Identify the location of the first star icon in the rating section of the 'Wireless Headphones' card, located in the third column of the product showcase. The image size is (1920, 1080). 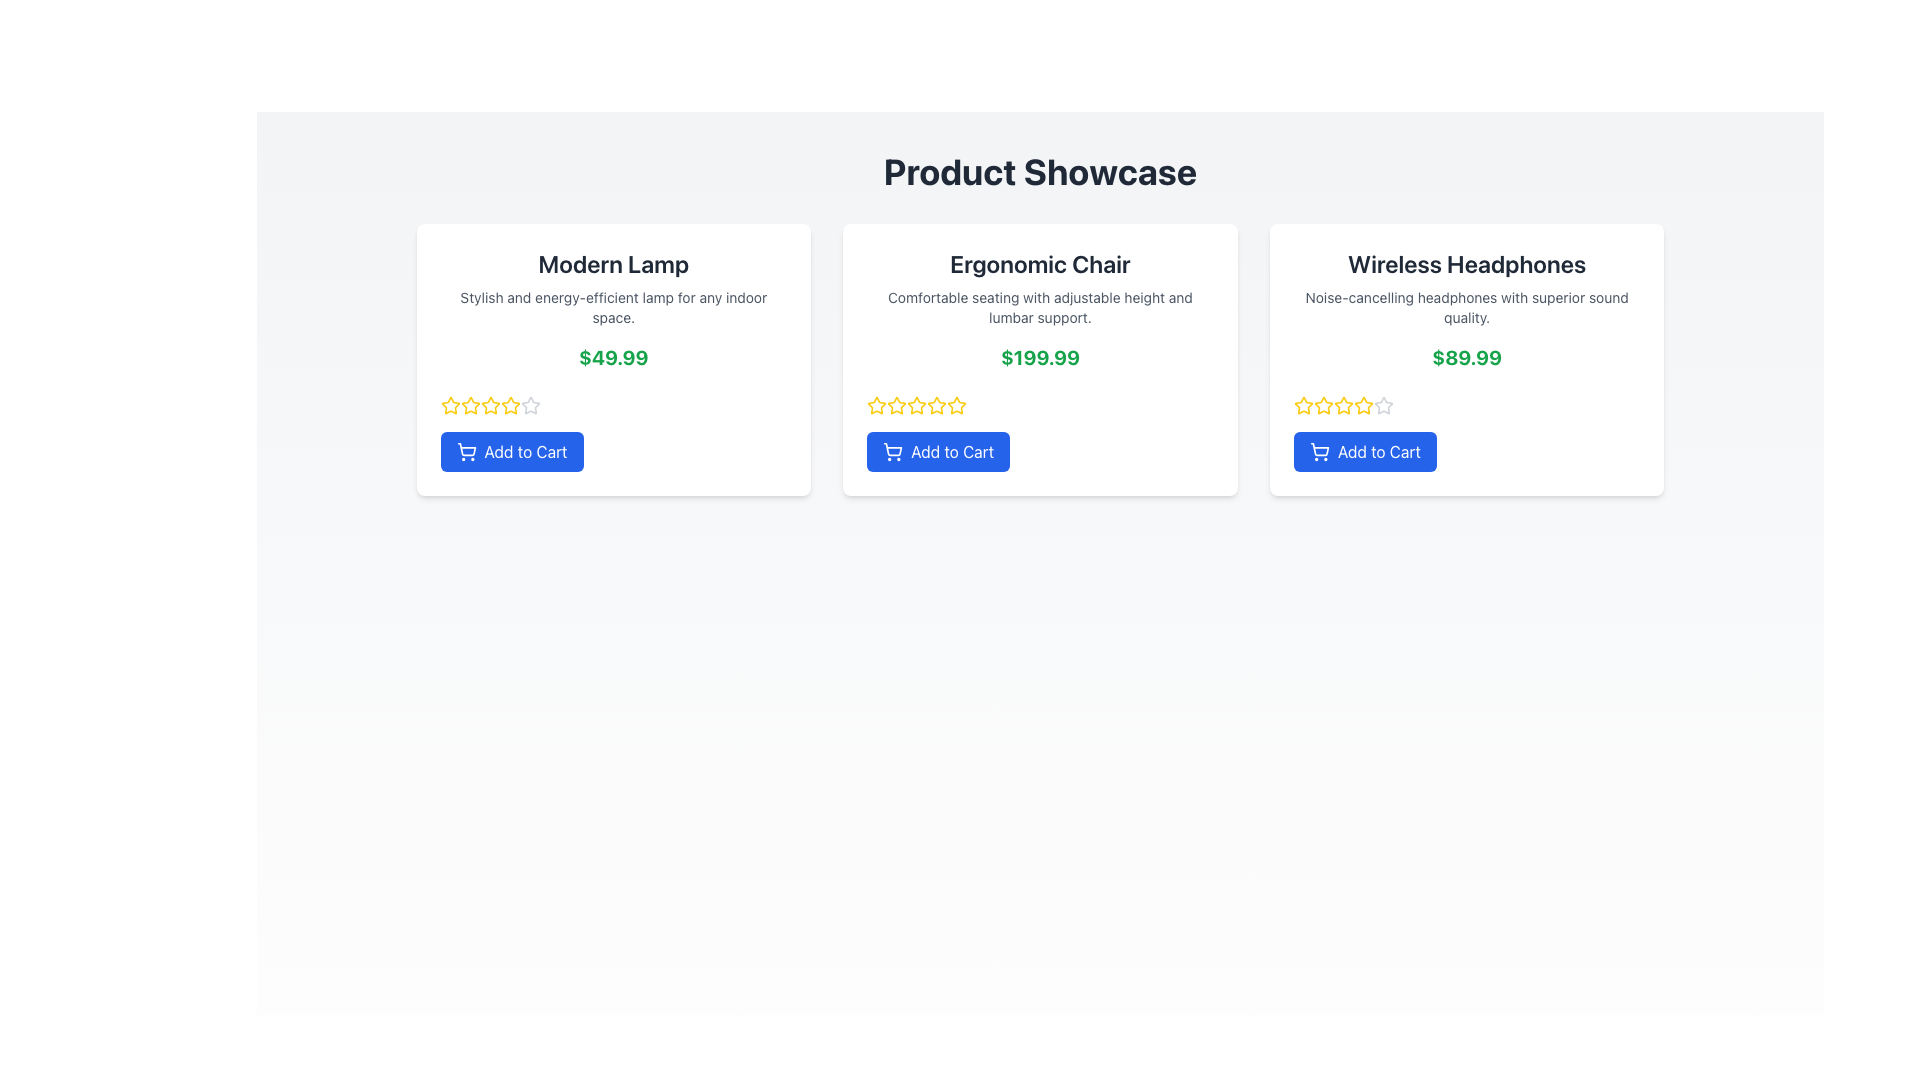
(1303, 405).